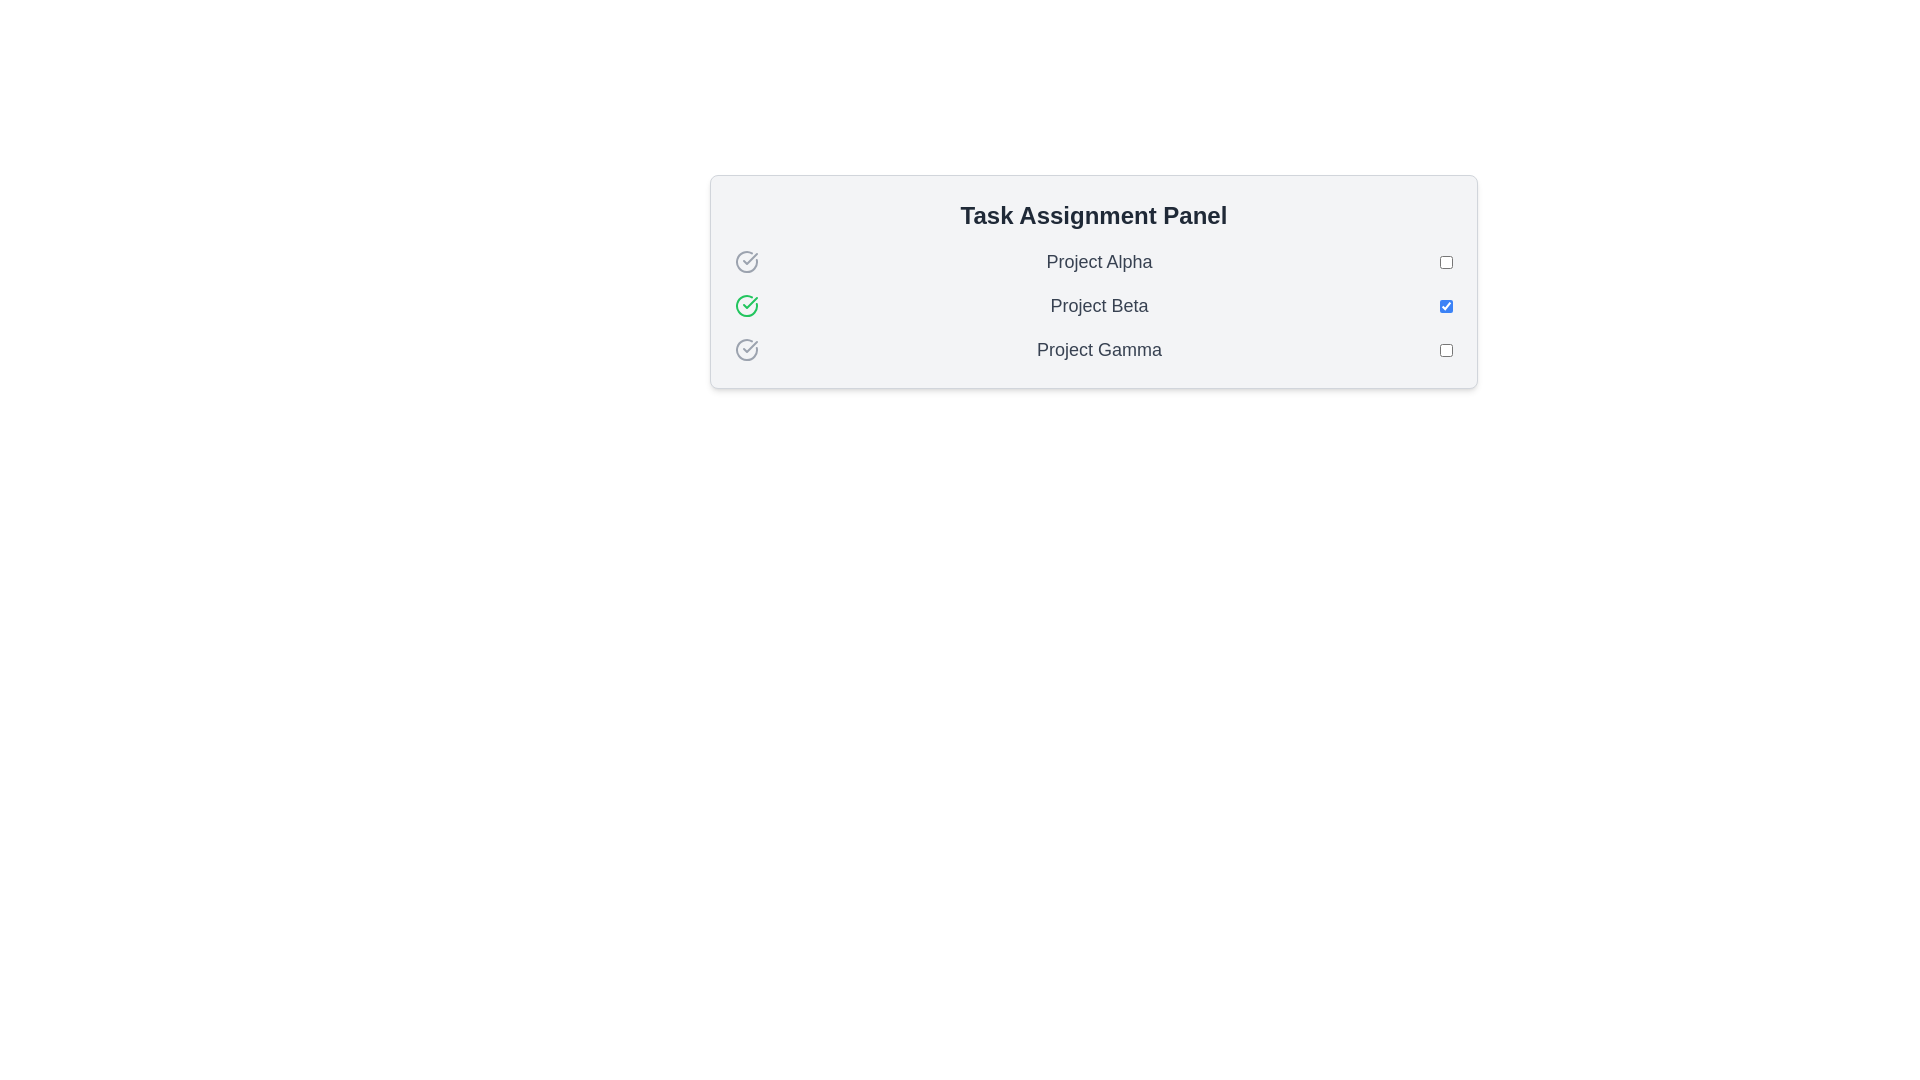 This screenshot has width=1920, height=1080. Describe the element at coordinates (746, 349) in the screenshot. I see `the third icon indicating the pending or inactive status of 'Project Gamma' located at the far-left side of the project's entry in the vertical list` at that location.